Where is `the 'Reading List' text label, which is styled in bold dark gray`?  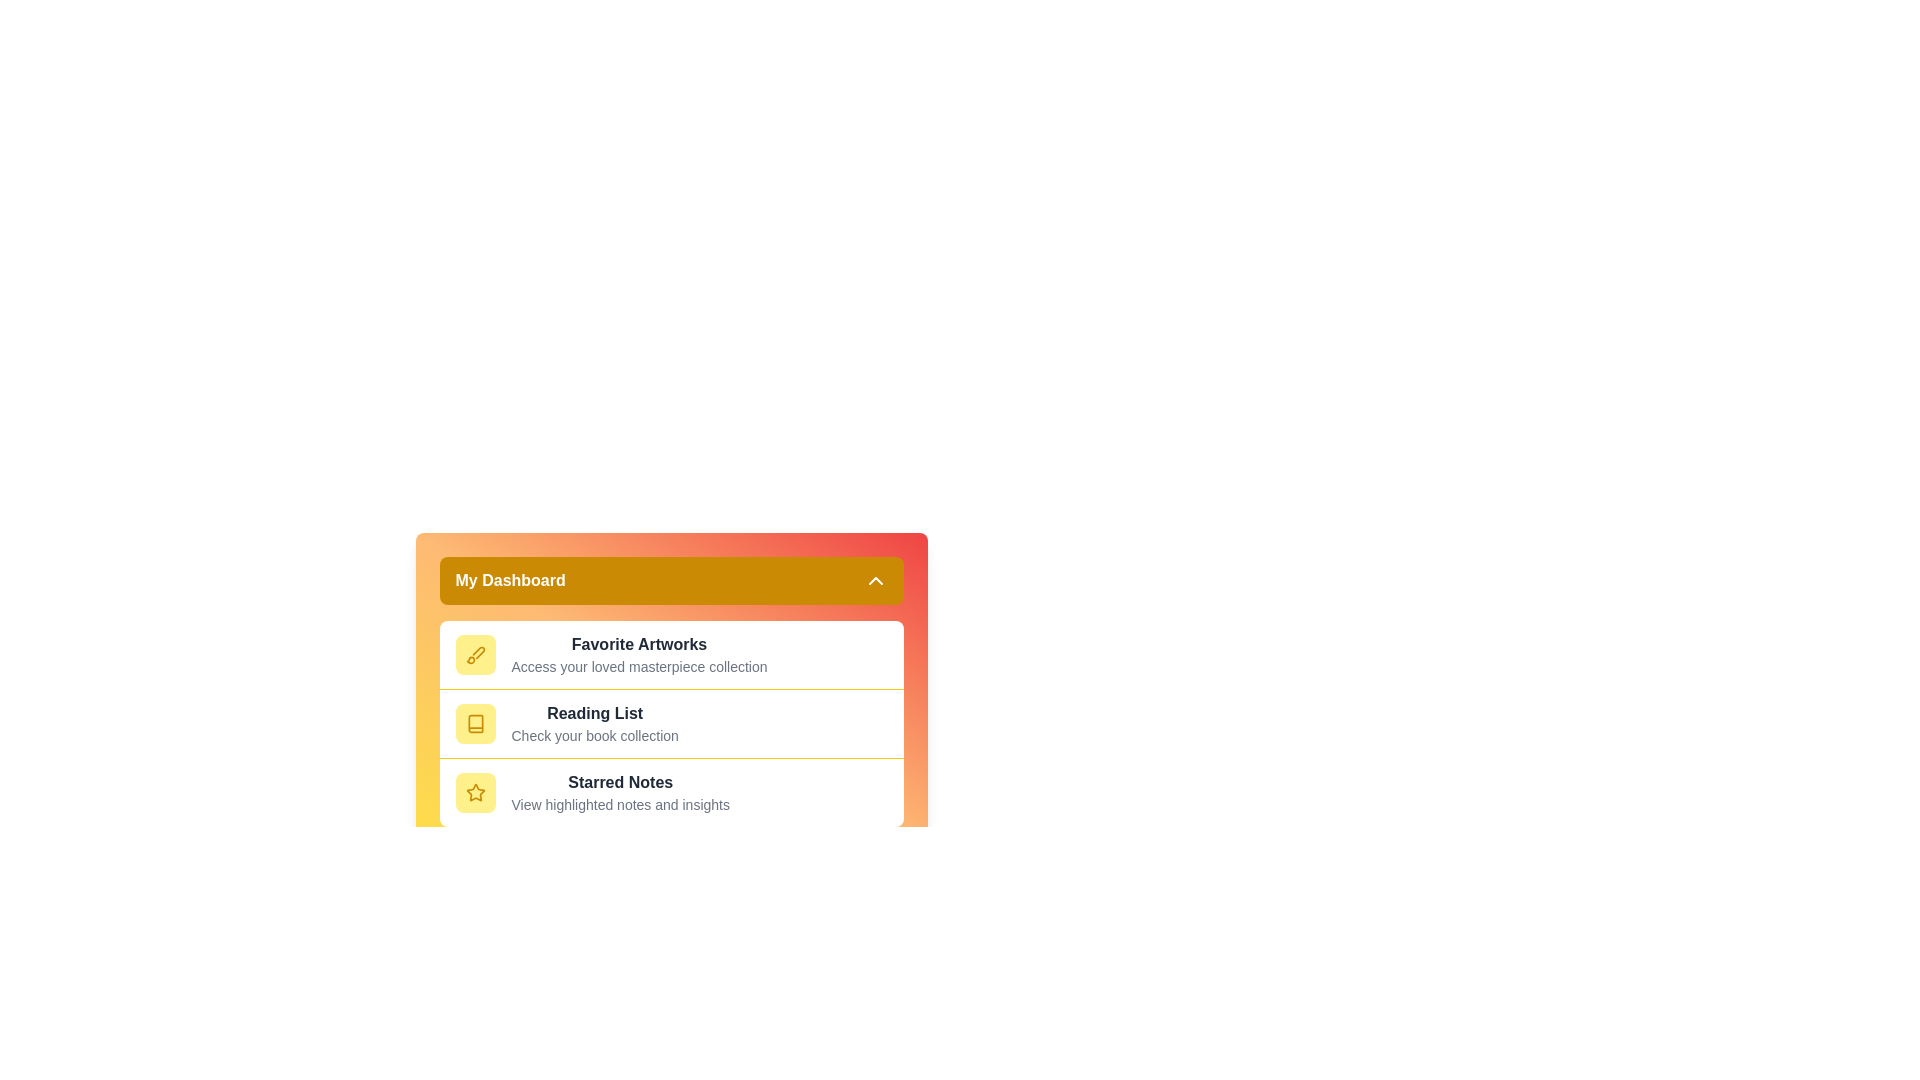 the 'Reading List' text label, which is styled in bold dark gray is located at coordinates (594, 712).